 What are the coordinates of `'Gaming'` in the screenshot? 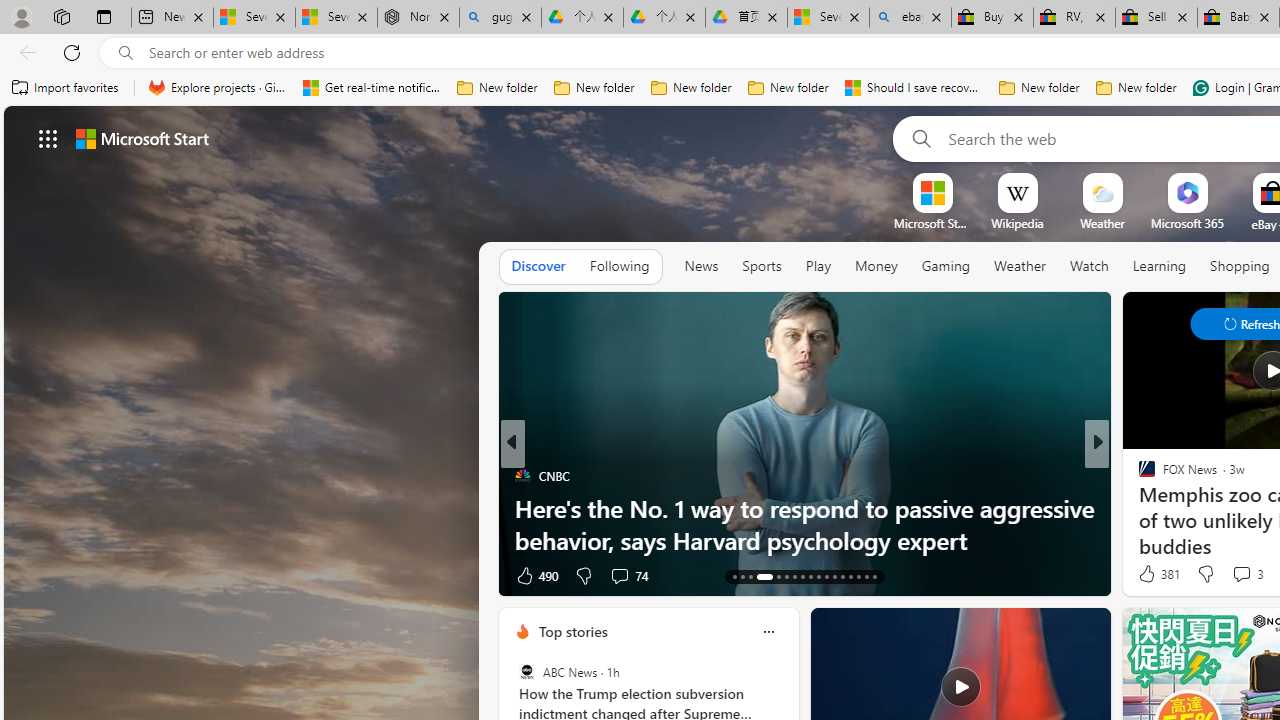 It's located at (944, 266).